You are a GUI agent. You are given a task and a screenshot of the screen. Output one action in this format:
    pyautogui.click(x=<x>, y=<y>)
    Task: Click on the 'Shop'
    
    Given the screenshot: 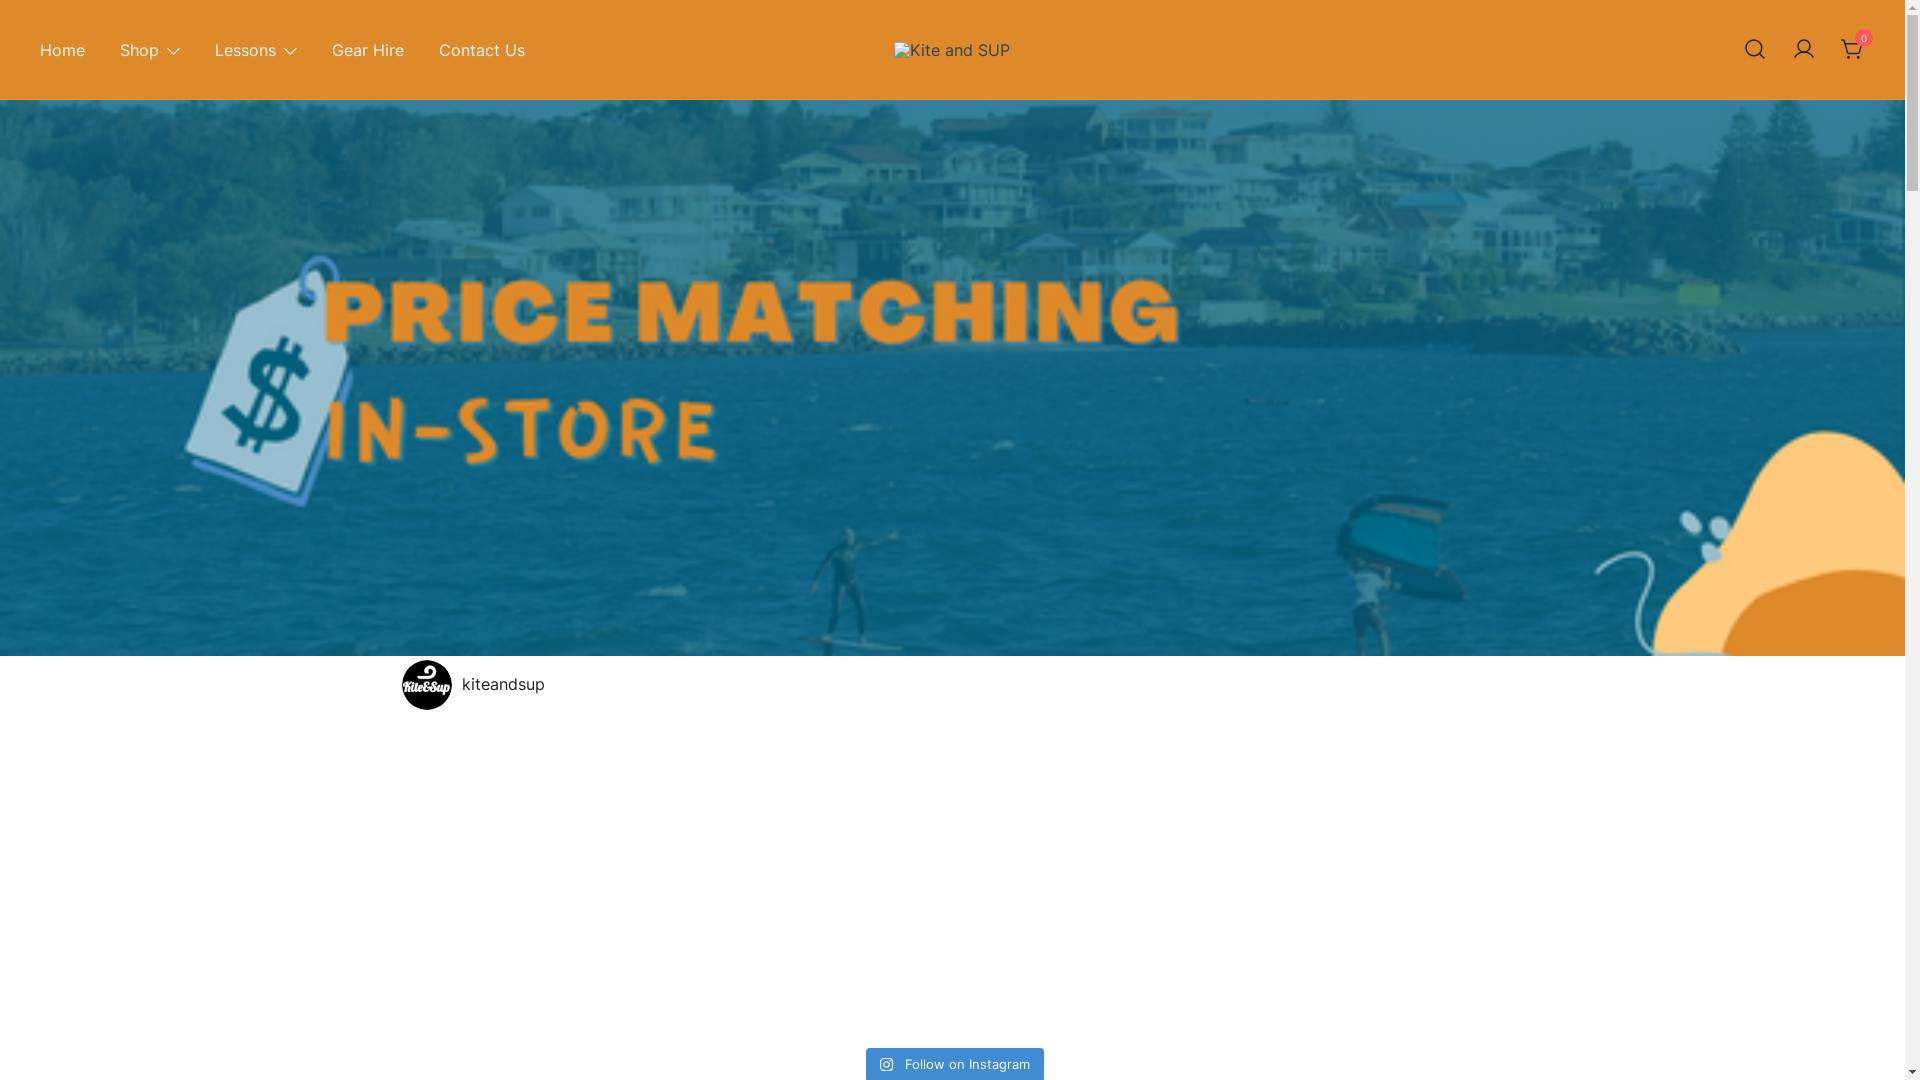 What is the action you would take?
    pyautogui.click(x=138, y=49)
    